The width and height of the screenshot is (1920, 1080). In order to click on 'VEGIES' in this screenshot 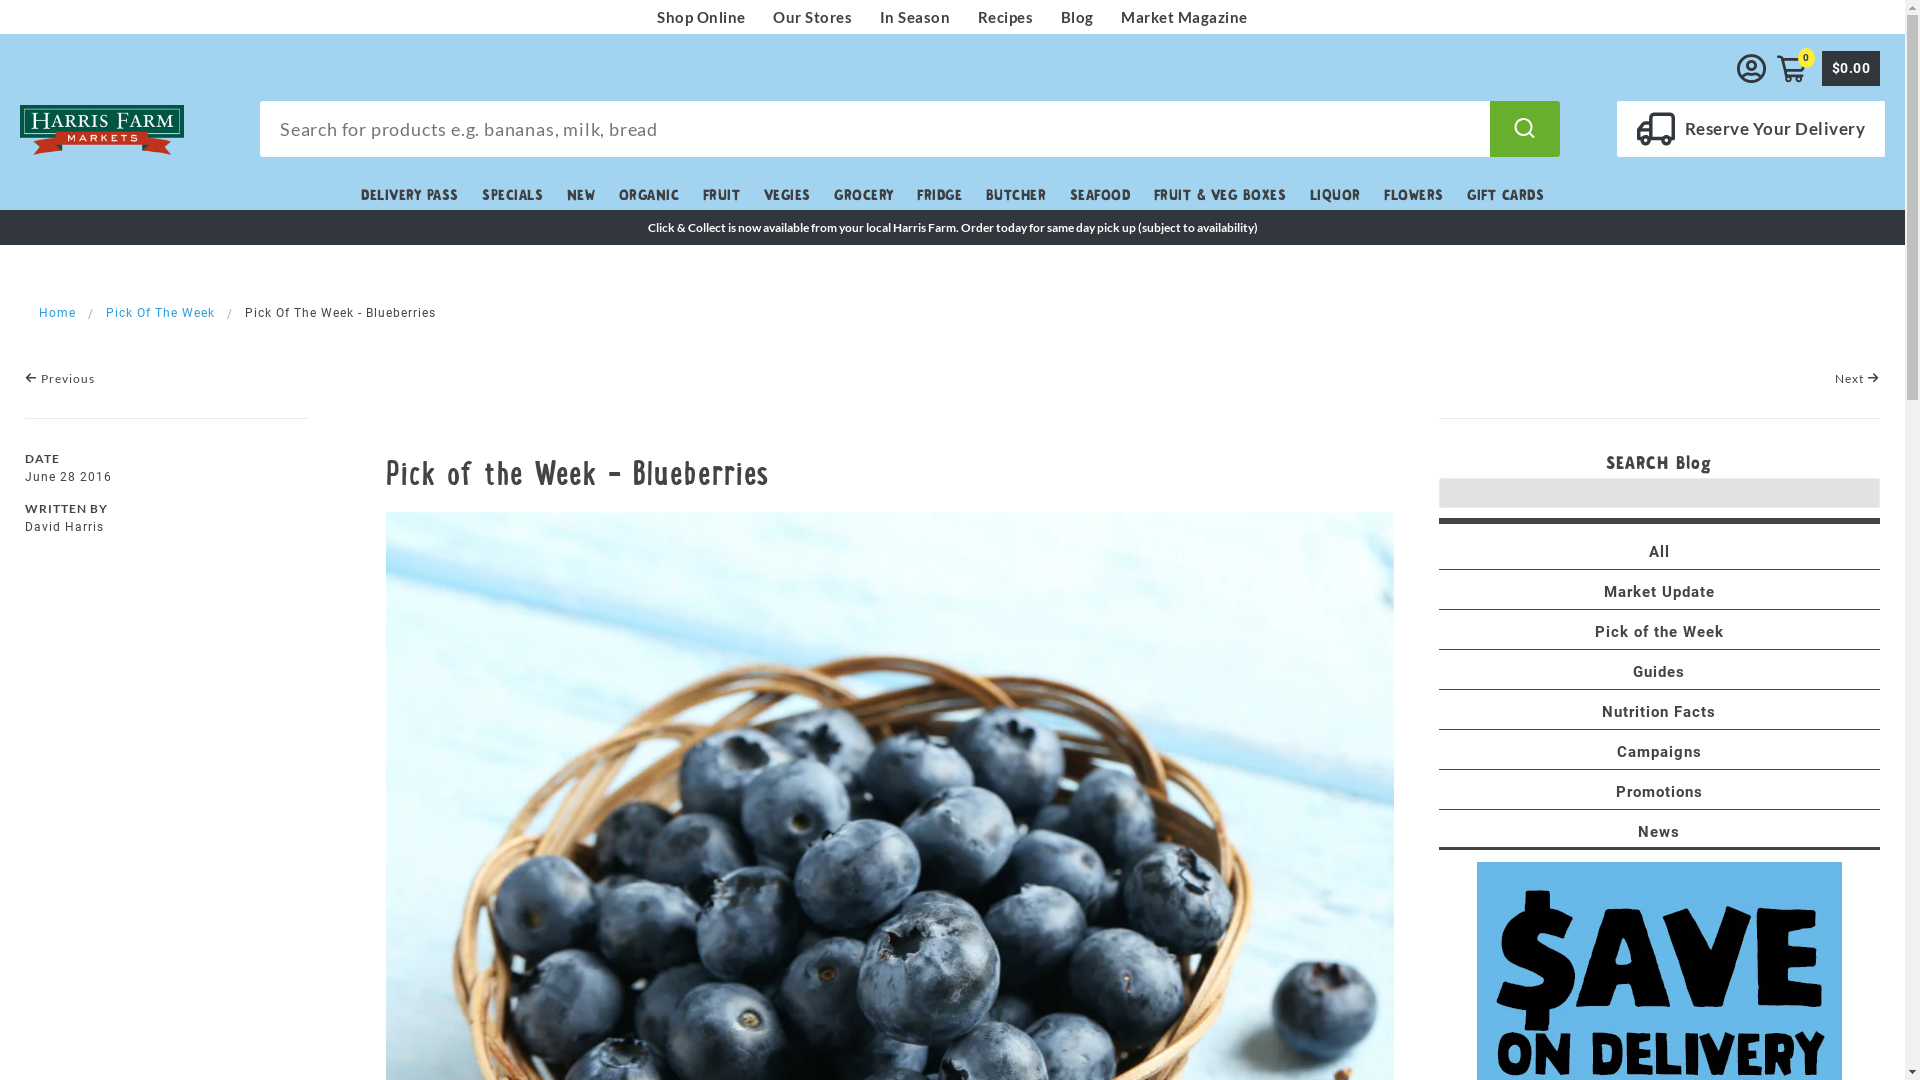, I will do `click(786, 195)`.